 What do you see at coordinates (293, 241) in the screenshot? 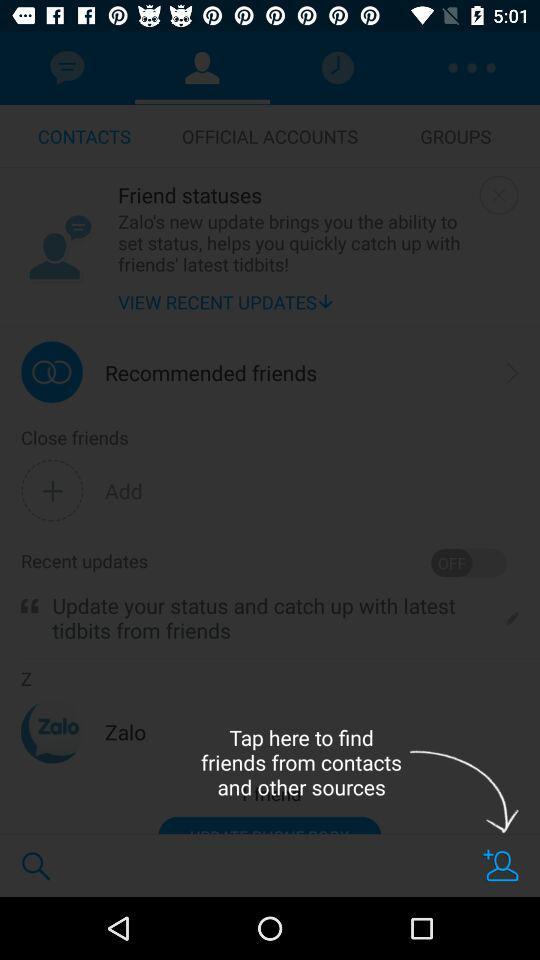
I see `zalo s new icon` at bounding box center [293, 241].